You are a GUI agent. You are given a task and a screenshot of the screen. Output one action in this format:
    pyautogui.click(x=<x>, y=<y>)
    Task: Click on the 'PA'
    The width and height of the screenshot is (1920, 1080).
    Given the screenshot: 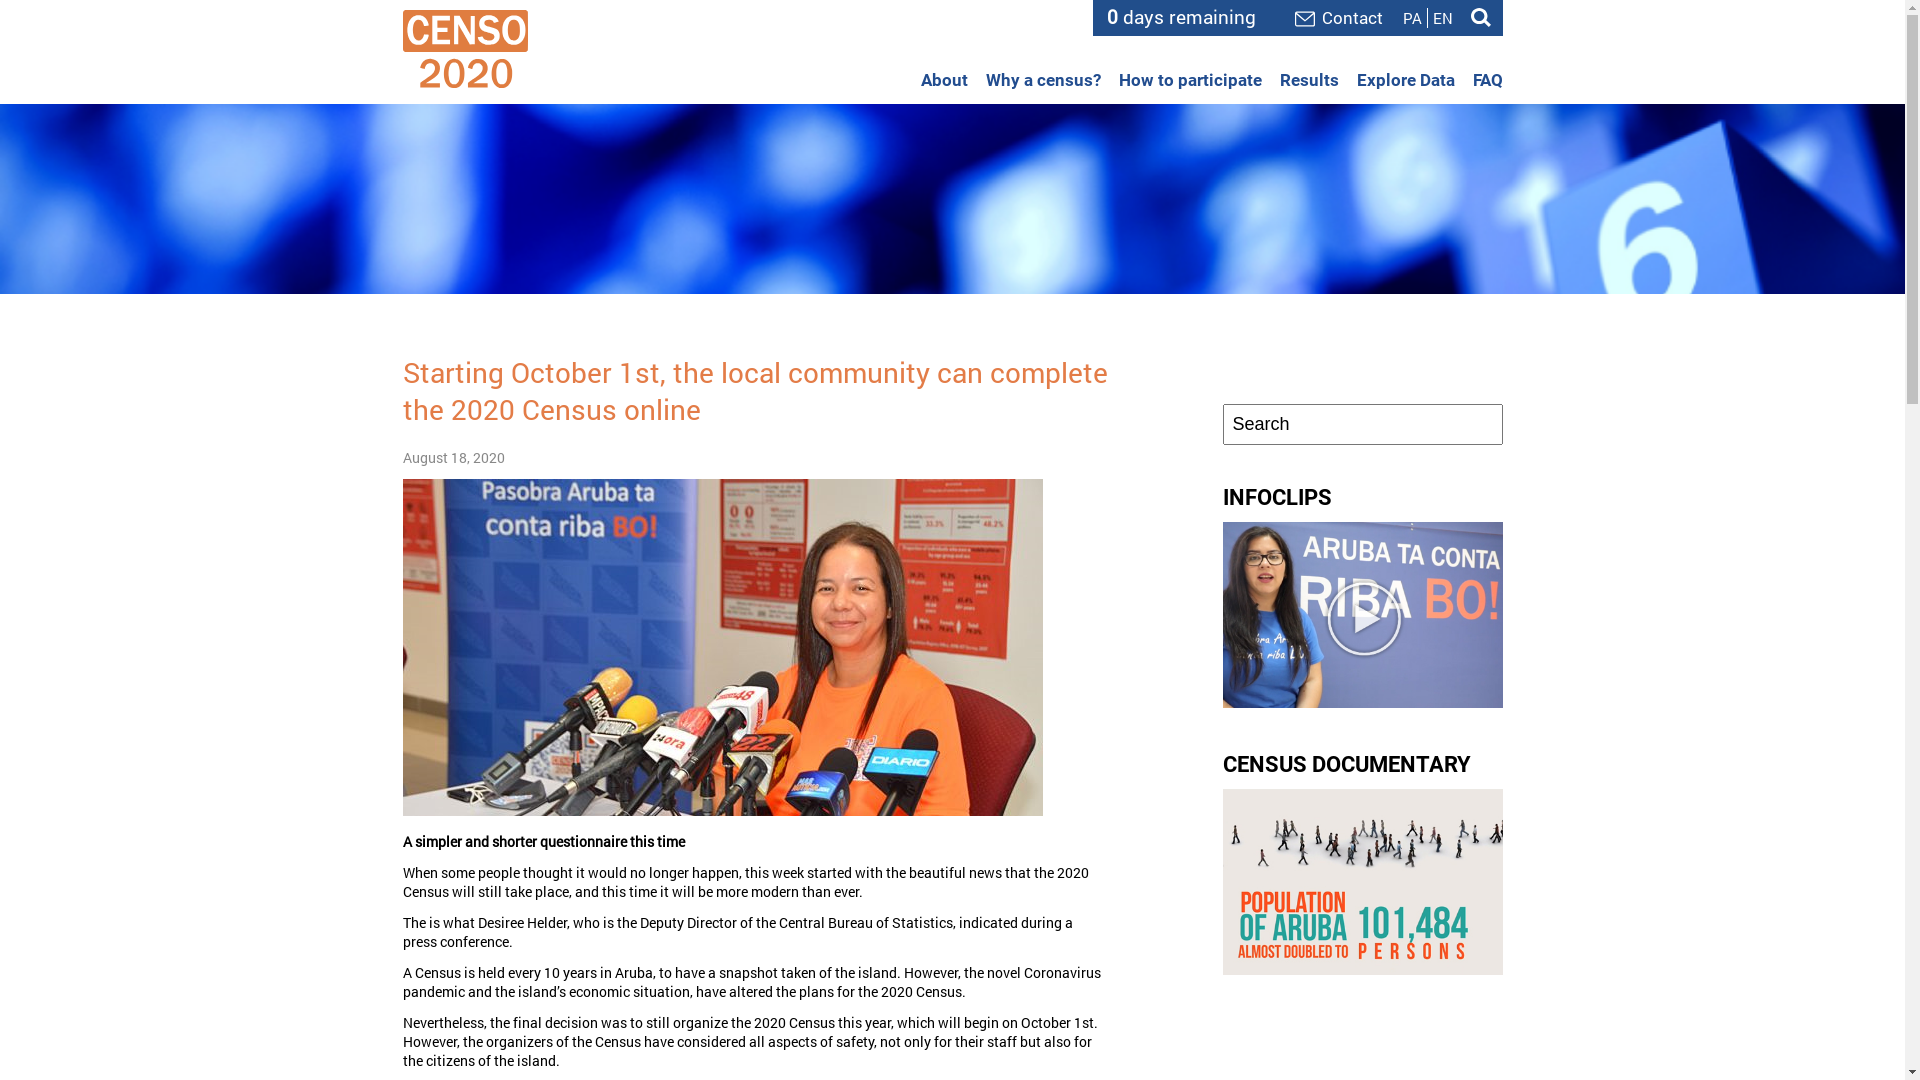 What is the action you would take?
    pyautogui.click(x=1410, y=18)
    